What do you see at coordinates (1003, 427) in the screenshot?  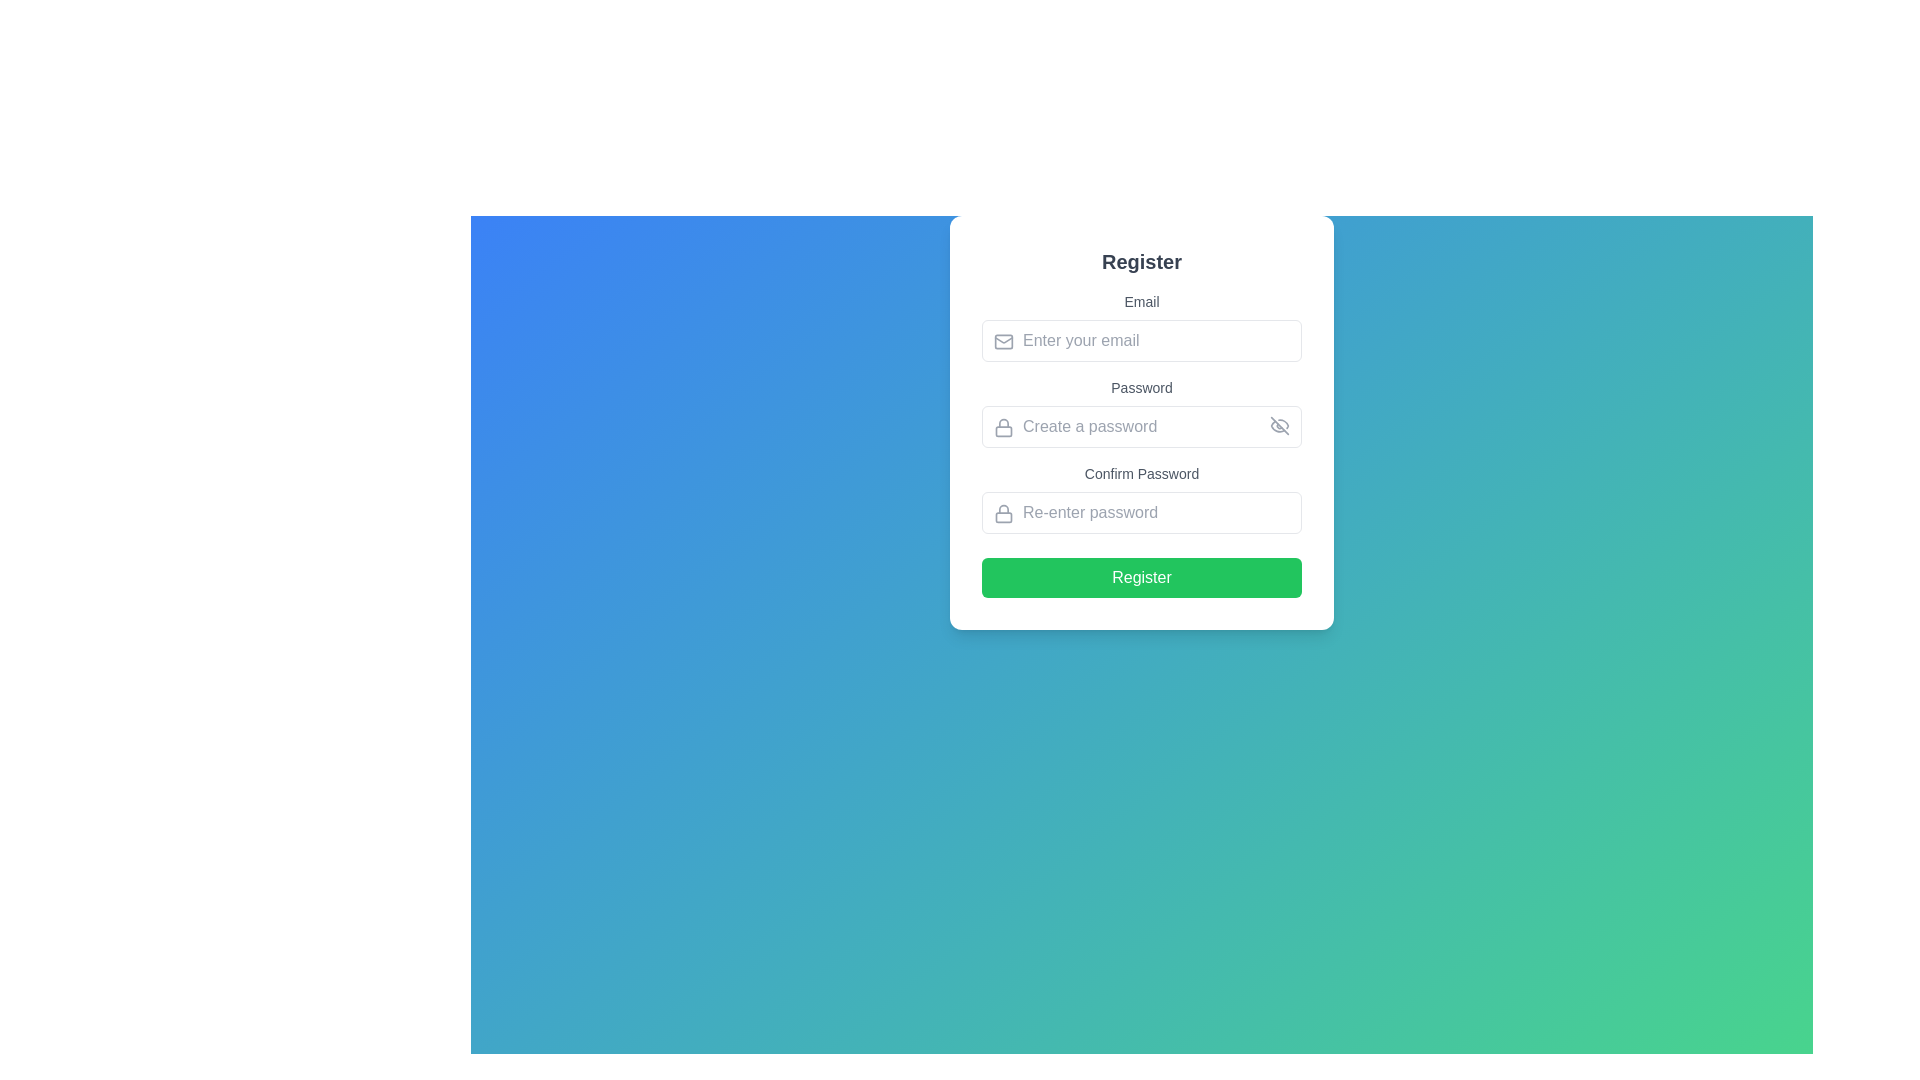 I see `the lock icon that symbolizes security, located to the left of the 'Create a password' input box` at bounding box center [1003, 427].